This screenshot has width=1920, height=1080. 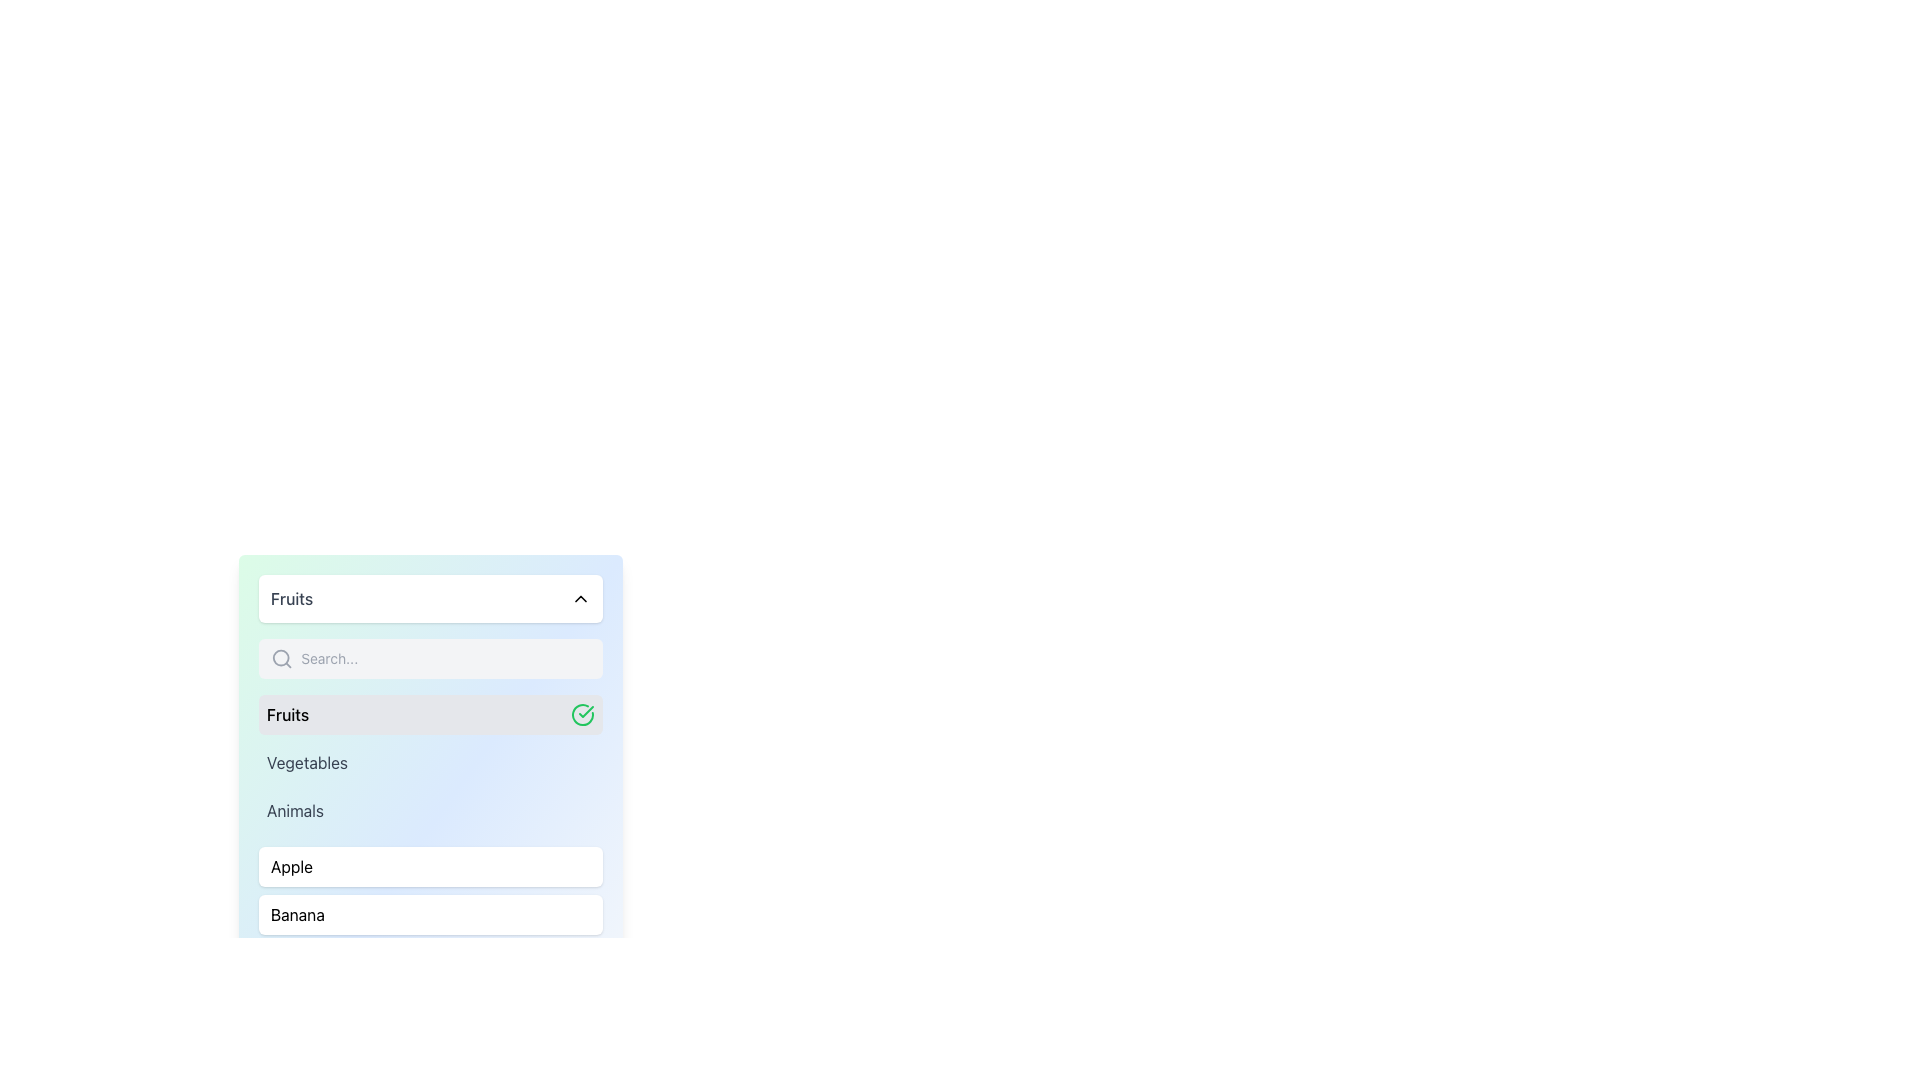 What do you see at coordinates (581, 713) in the screenshot?
I see `the circular checkmark icon with a green border next to the text 'Fruits'` at bounding box center [581, 713].